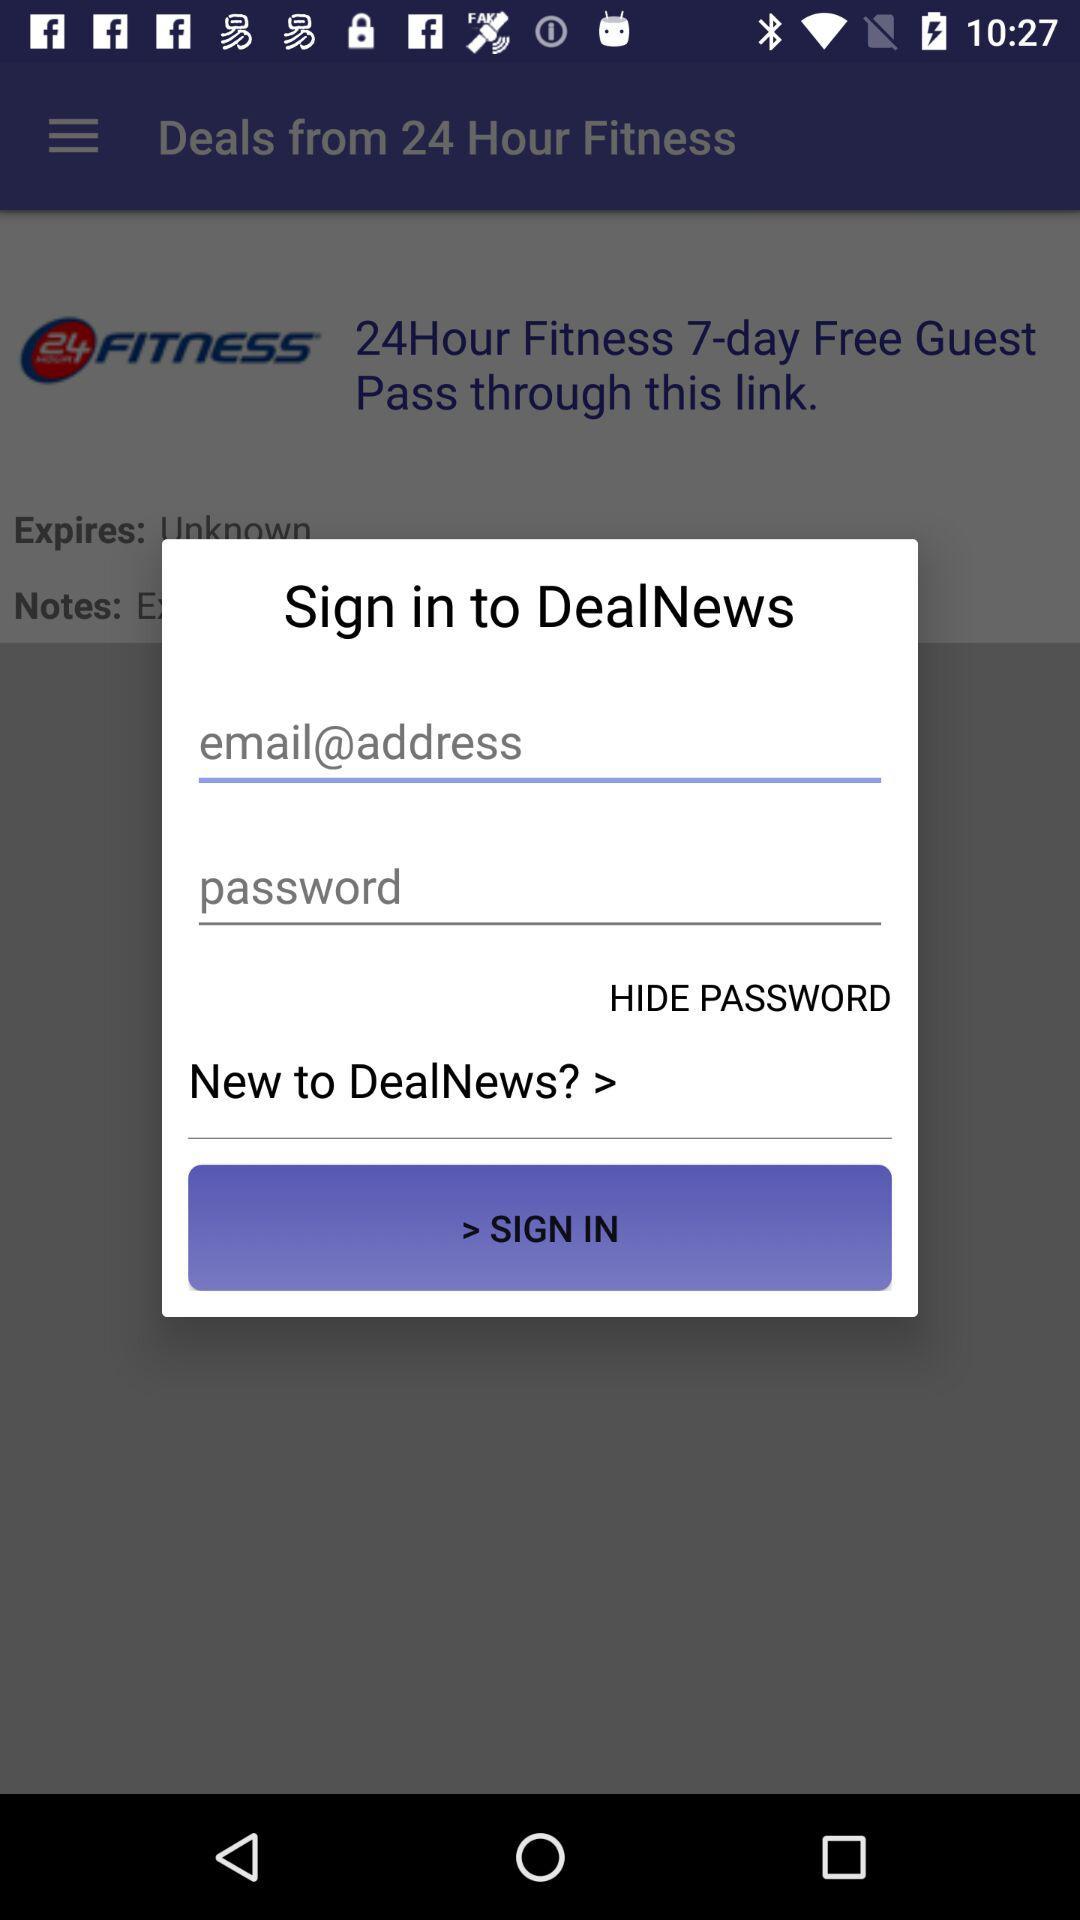 Image resolution: width=1080 pixels, height=1920 pixels. I want to click on password, so click(540, 885).